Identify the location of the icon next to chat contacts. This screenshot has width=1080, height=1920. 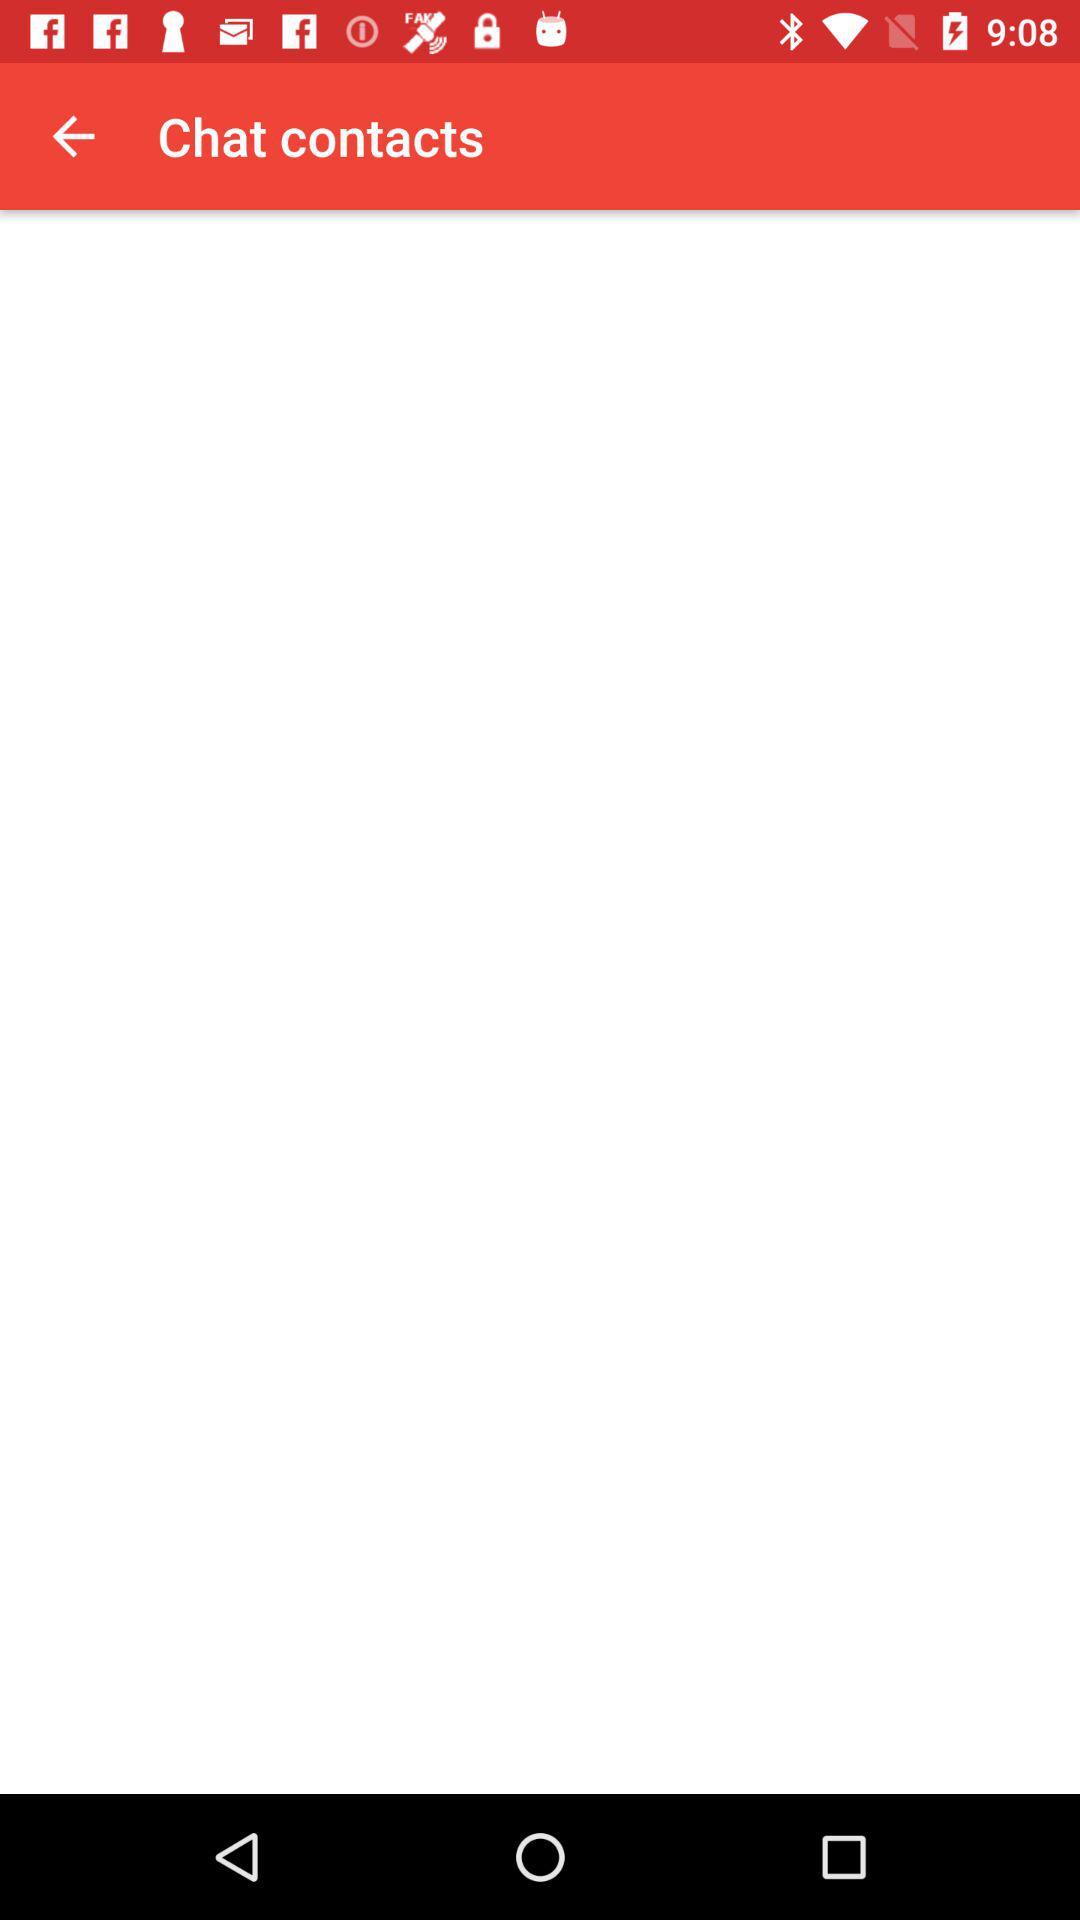
(72, 135).